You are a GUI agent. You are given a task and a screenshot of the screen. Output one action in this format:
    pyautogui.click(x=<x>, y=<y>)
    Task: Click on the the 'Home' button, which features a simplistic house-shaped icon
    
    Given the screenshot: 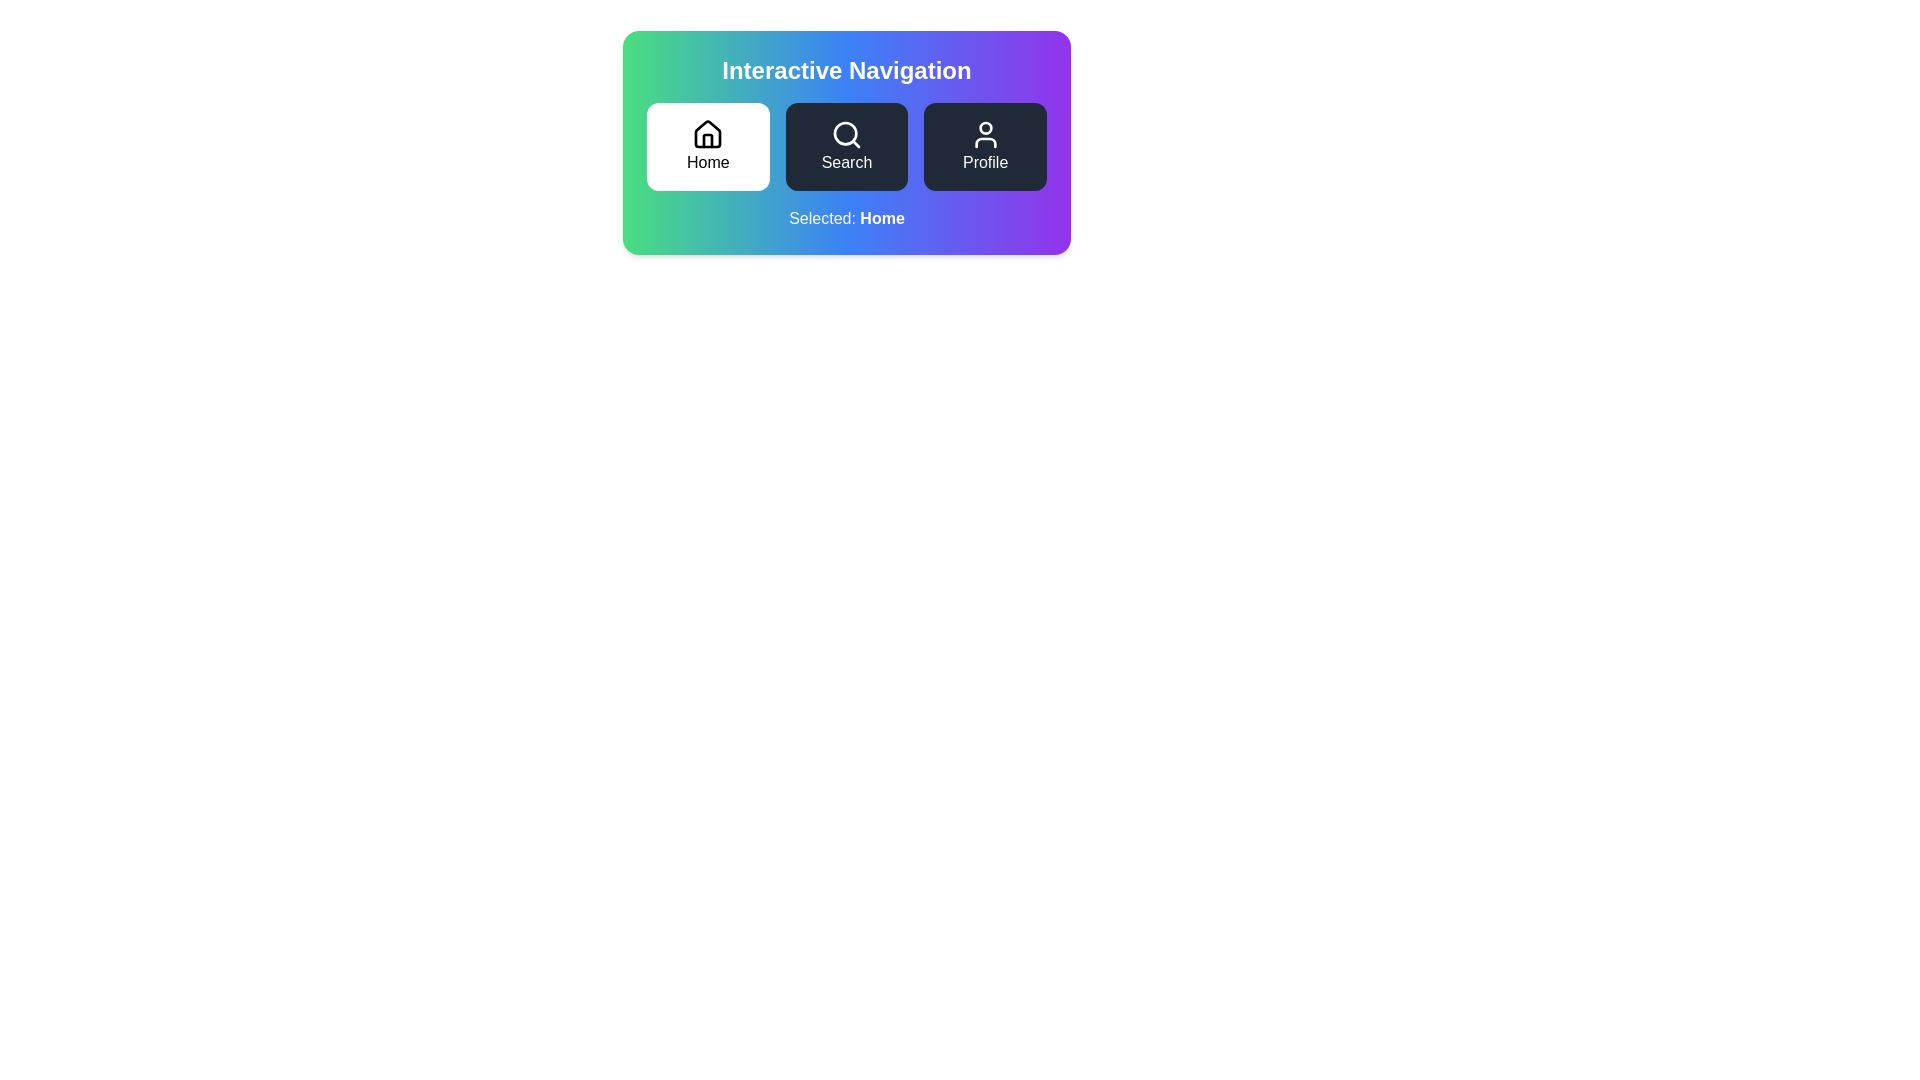 What is the action you would take?
    pyautogui.click(x=708, y=134)
    